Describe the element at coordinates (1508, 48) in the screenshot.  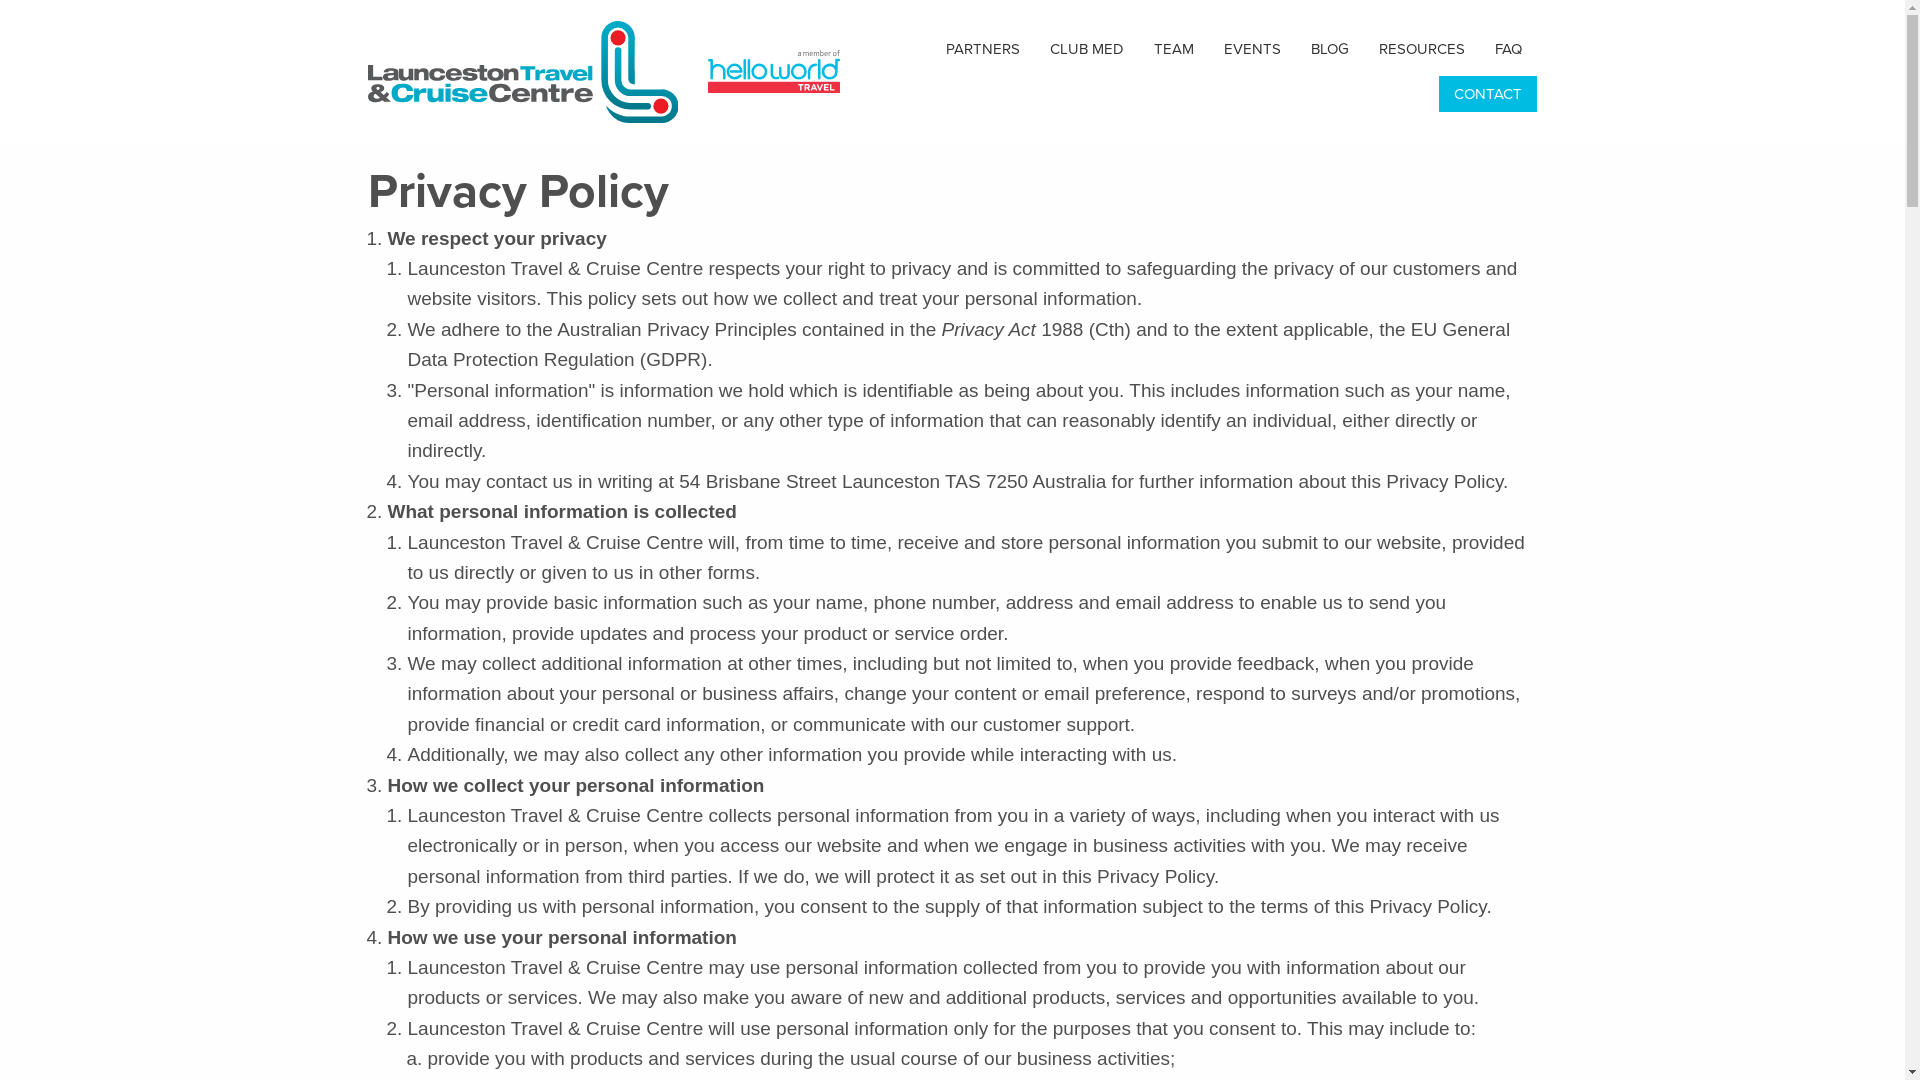
I see `'FAQ'` at that location.